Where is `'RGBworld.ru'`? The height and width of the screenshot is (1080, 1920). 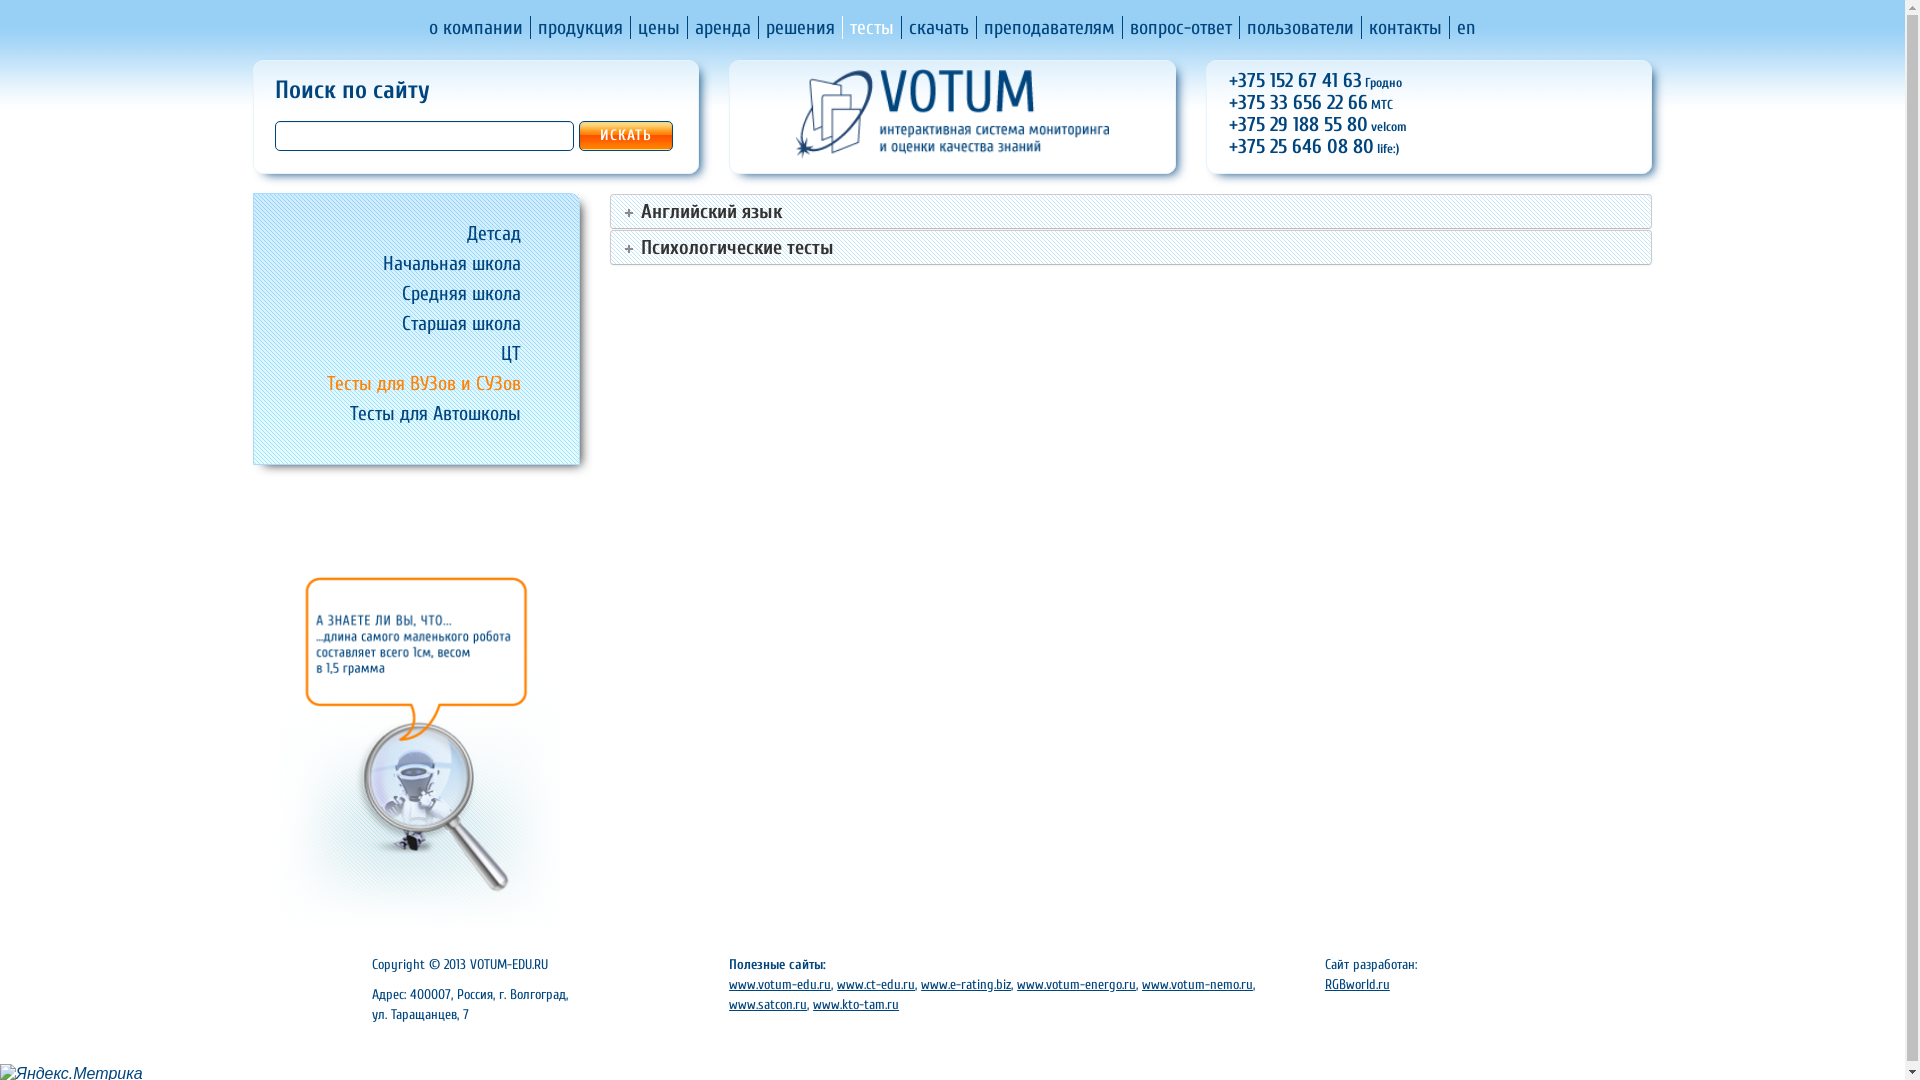
'RGBworld.ru' is located at coordinates (1357, 983).